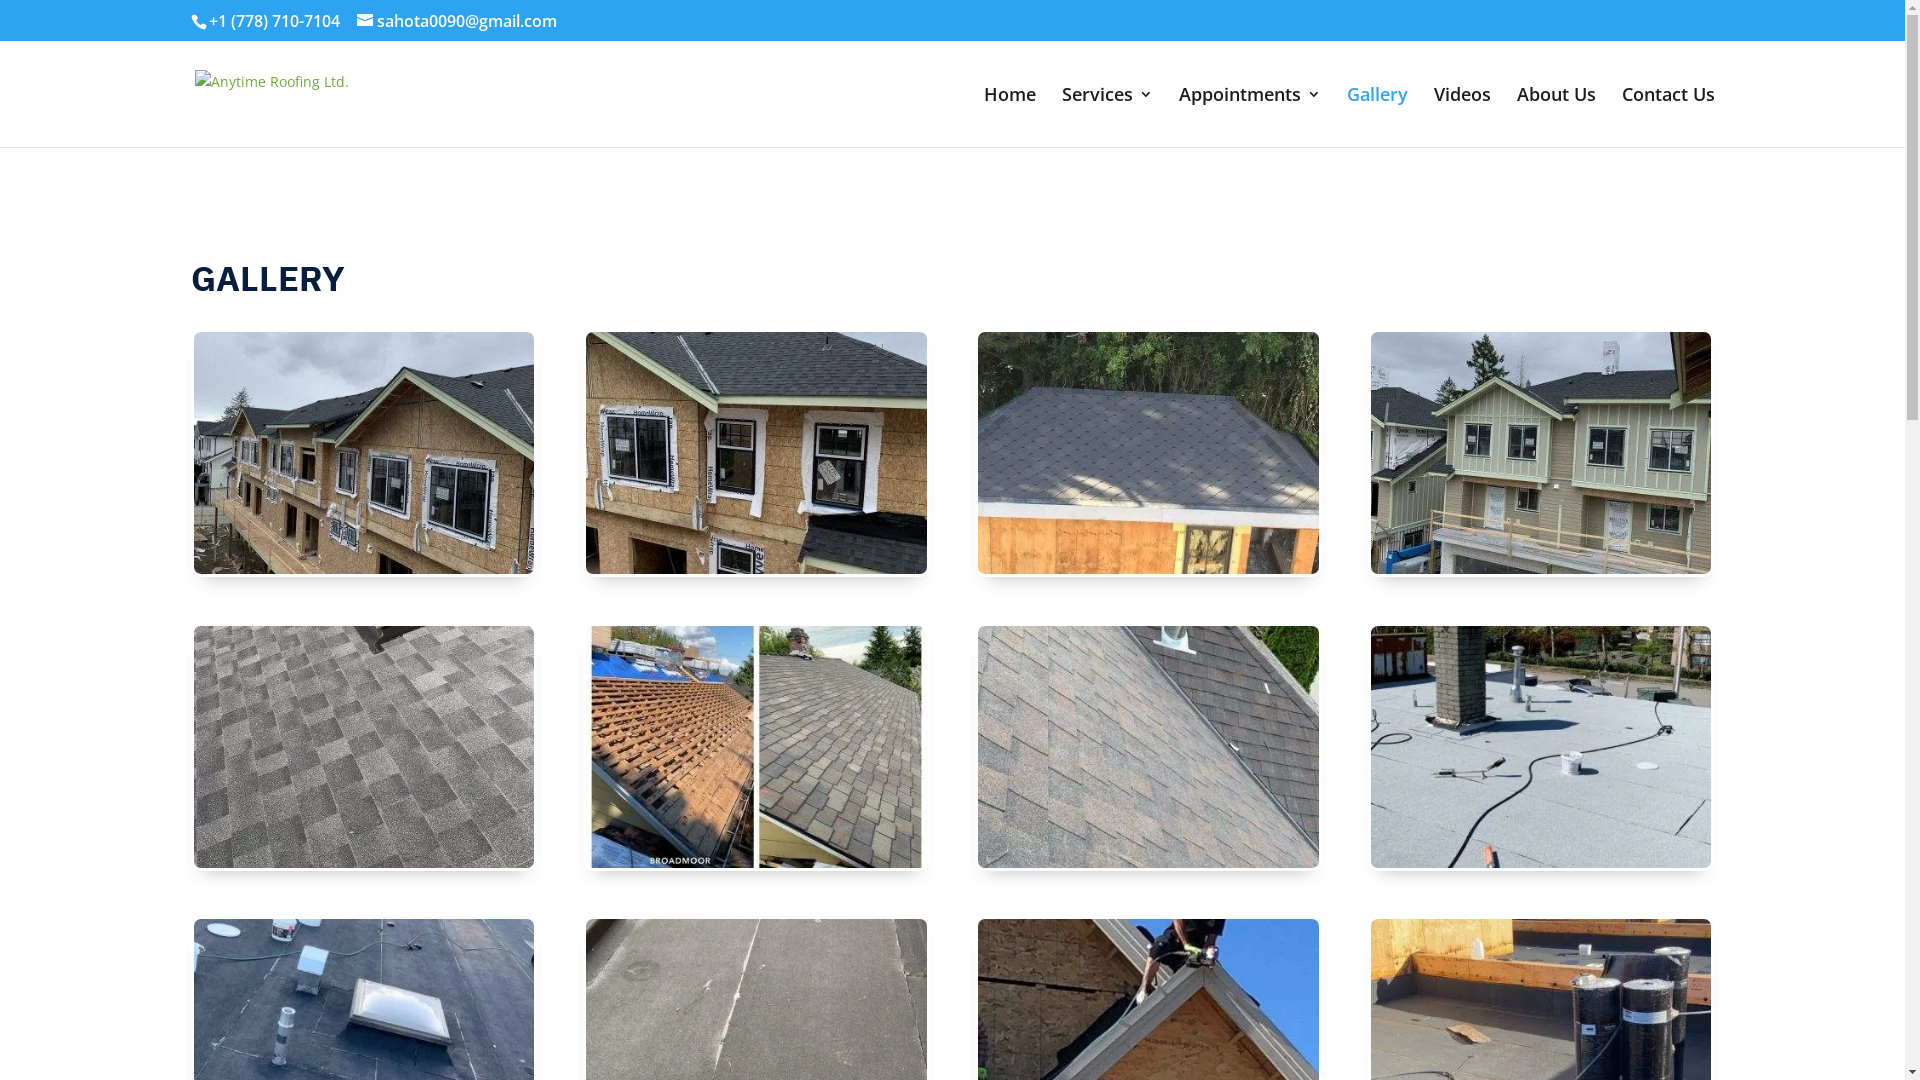 The image size is (1920, 1080). What do you see at coordinates (983, 116) in the screenshot?
I see `'Home'` at bounding box center [983, 116].